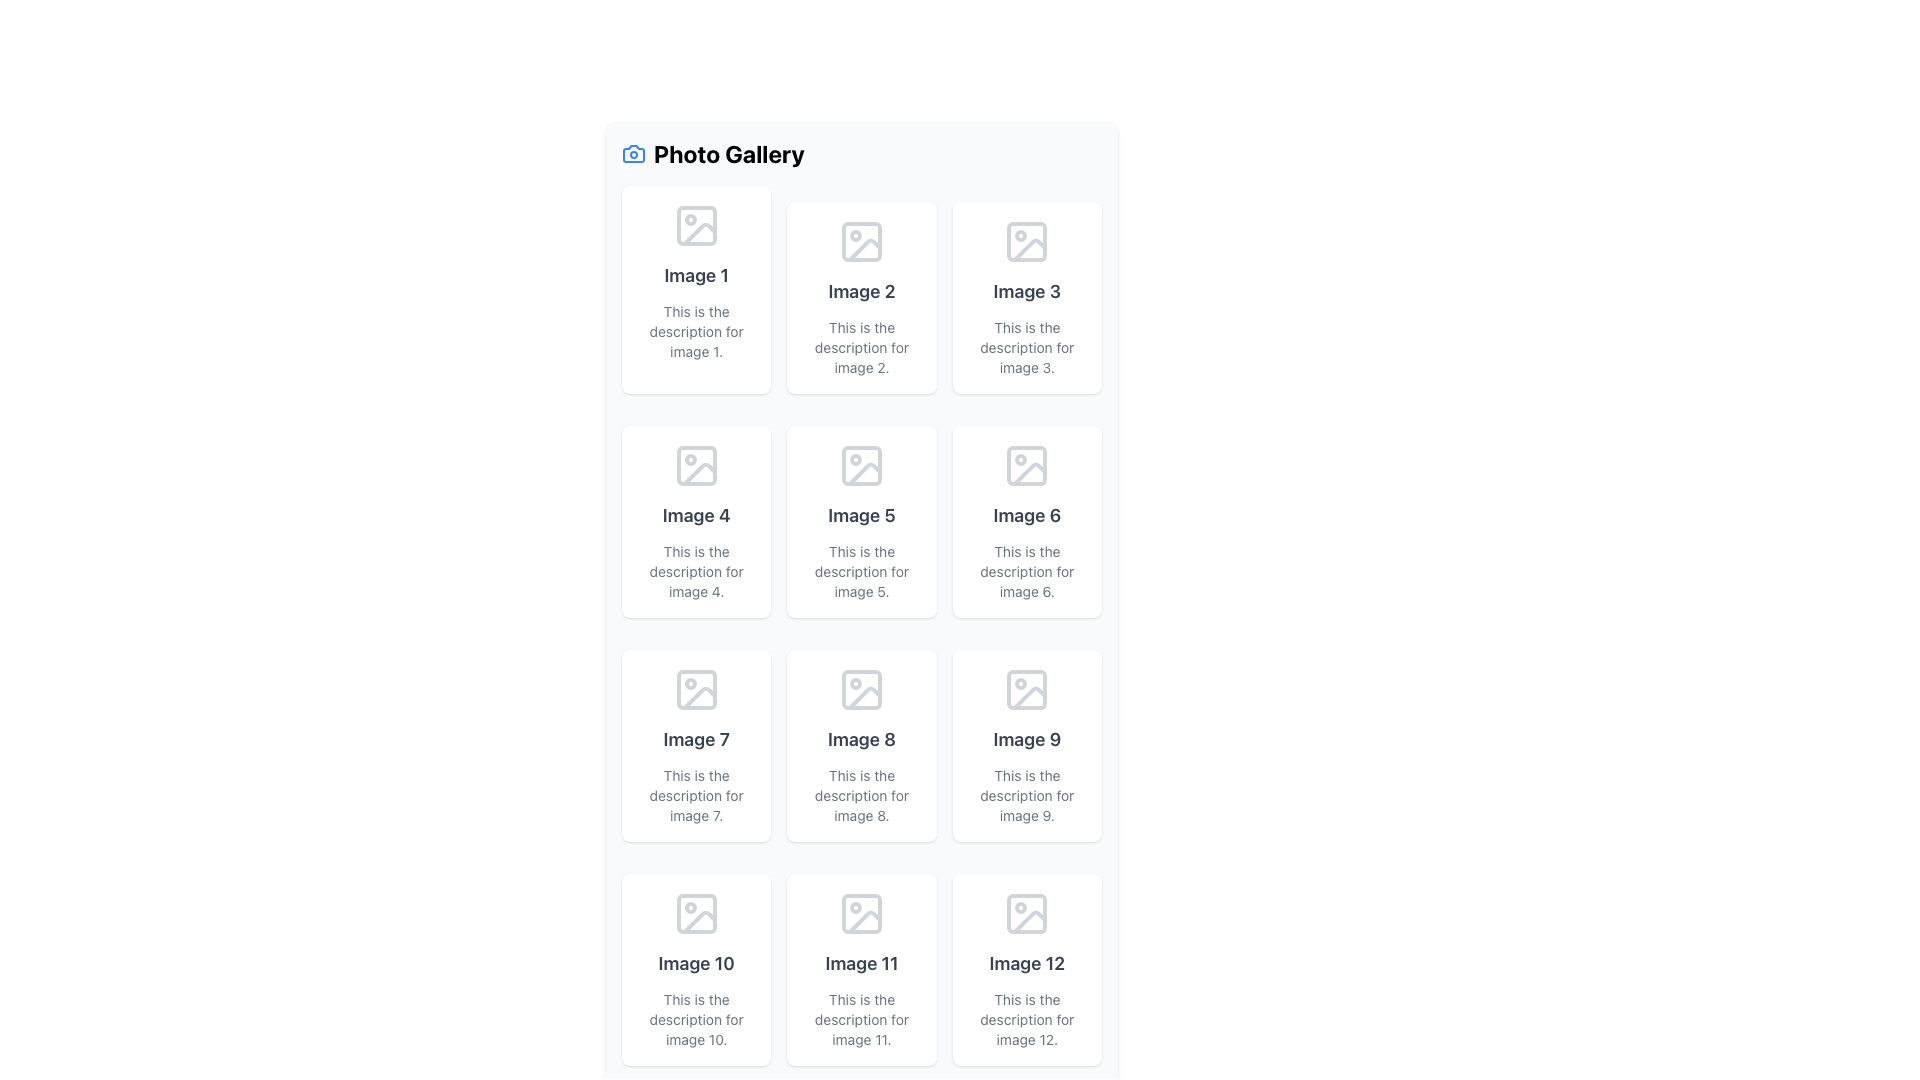  I want to click on the first item in the second row of the photo gallery grid, so click(696, 520).